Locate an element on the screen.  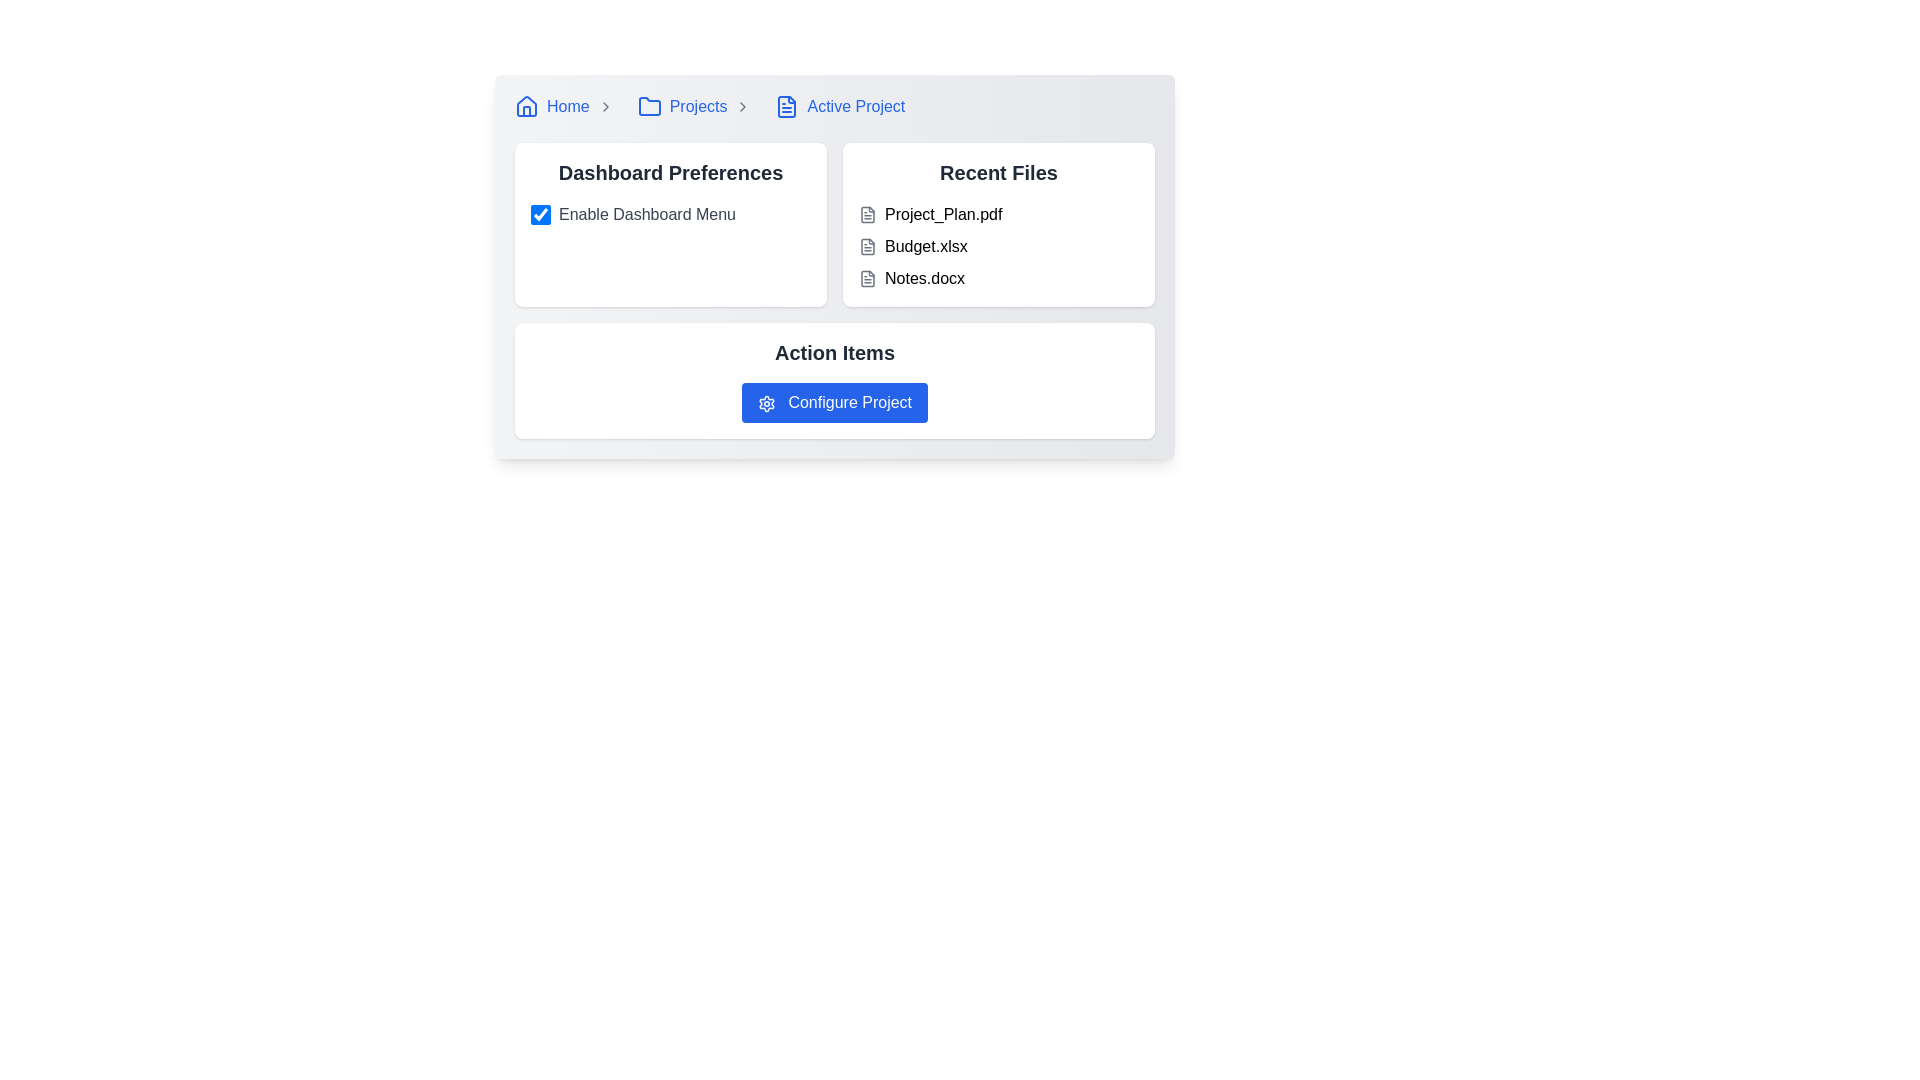
the icon indicating the document type for 'Notes.docx' located in the 'Recent Files' section is located at coordinates (868, 278).